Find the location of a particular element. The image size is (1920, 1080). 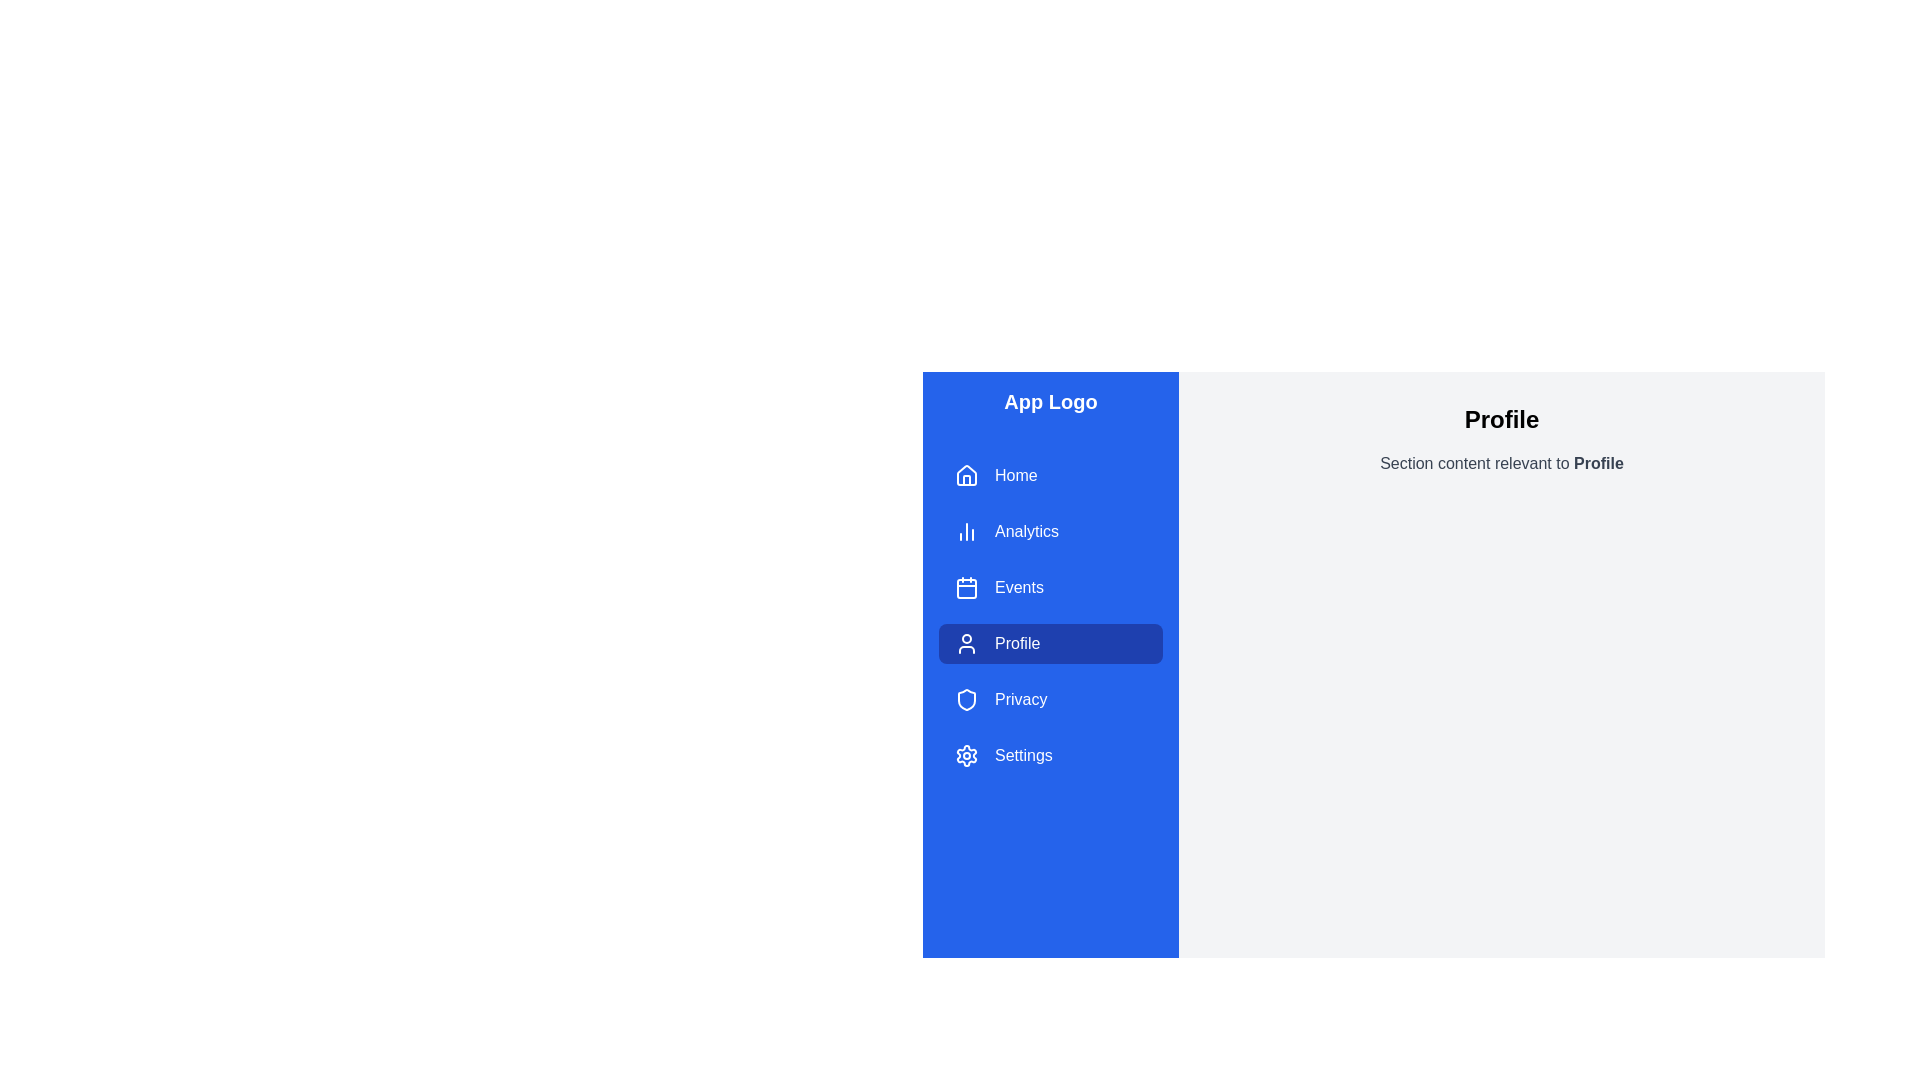

the 'Settings' menu option in the sidebar is located at coordinates (1023, 756).